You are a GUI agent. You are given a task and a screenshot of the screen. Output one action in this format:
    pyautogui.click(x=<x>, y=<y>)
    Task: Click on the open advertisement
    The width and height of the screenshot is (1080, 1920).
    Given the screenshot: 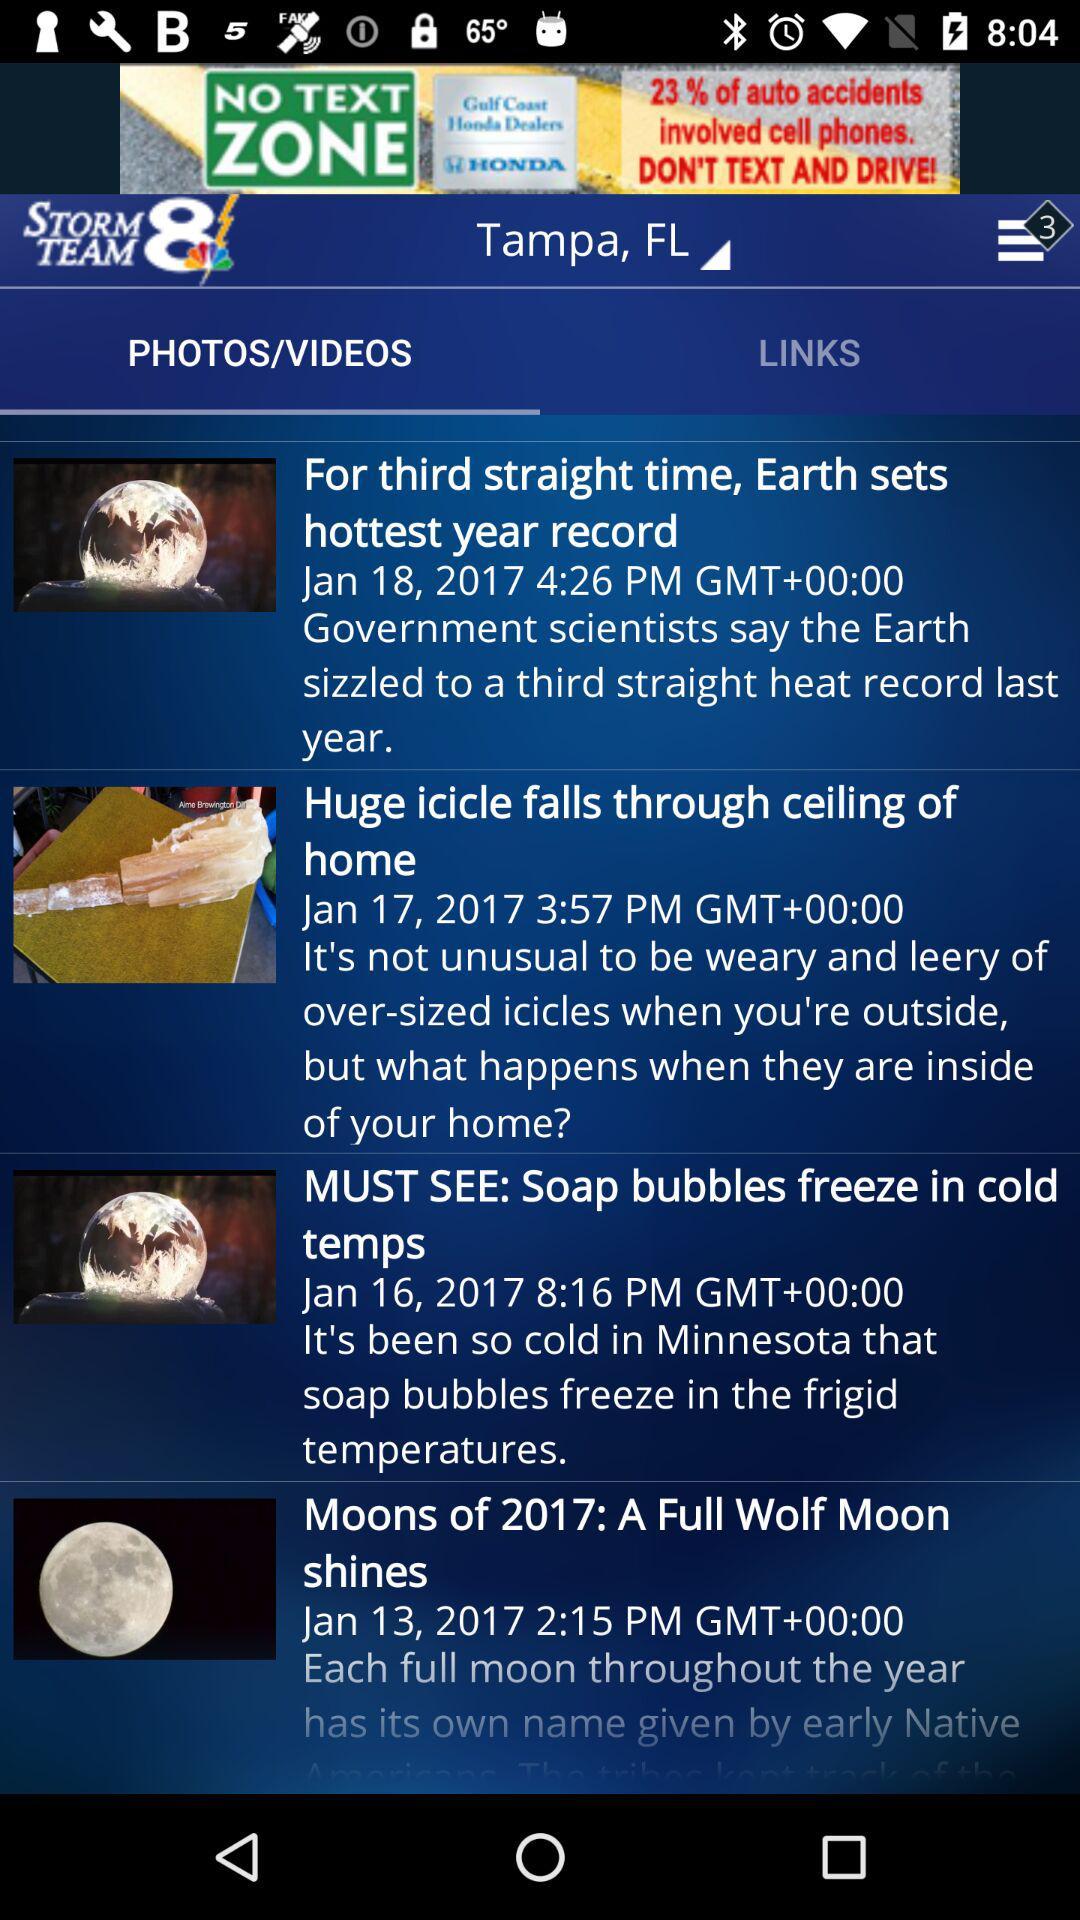 What is the action you would take?
    pyautogui.click(x=540, y=127)
    